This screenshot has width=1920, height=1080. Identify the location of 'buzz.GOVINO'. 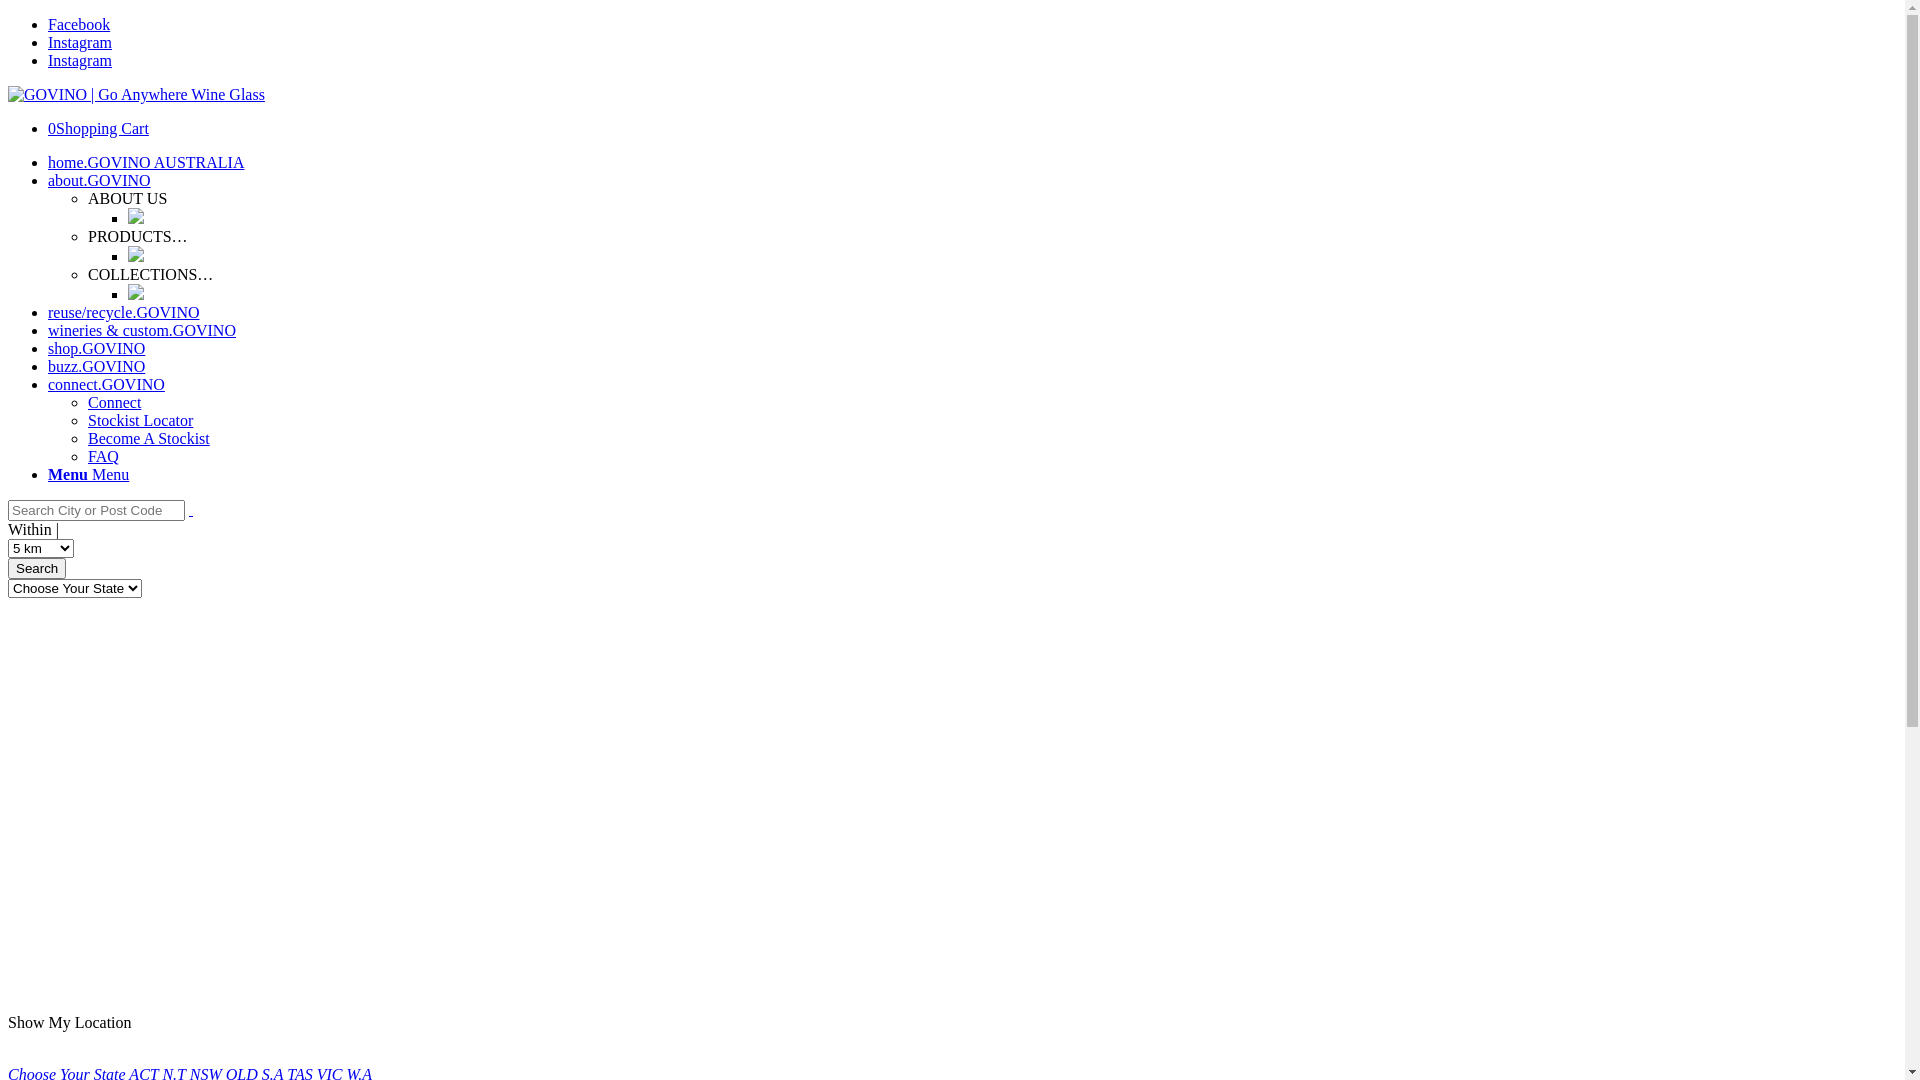
(95, 366).